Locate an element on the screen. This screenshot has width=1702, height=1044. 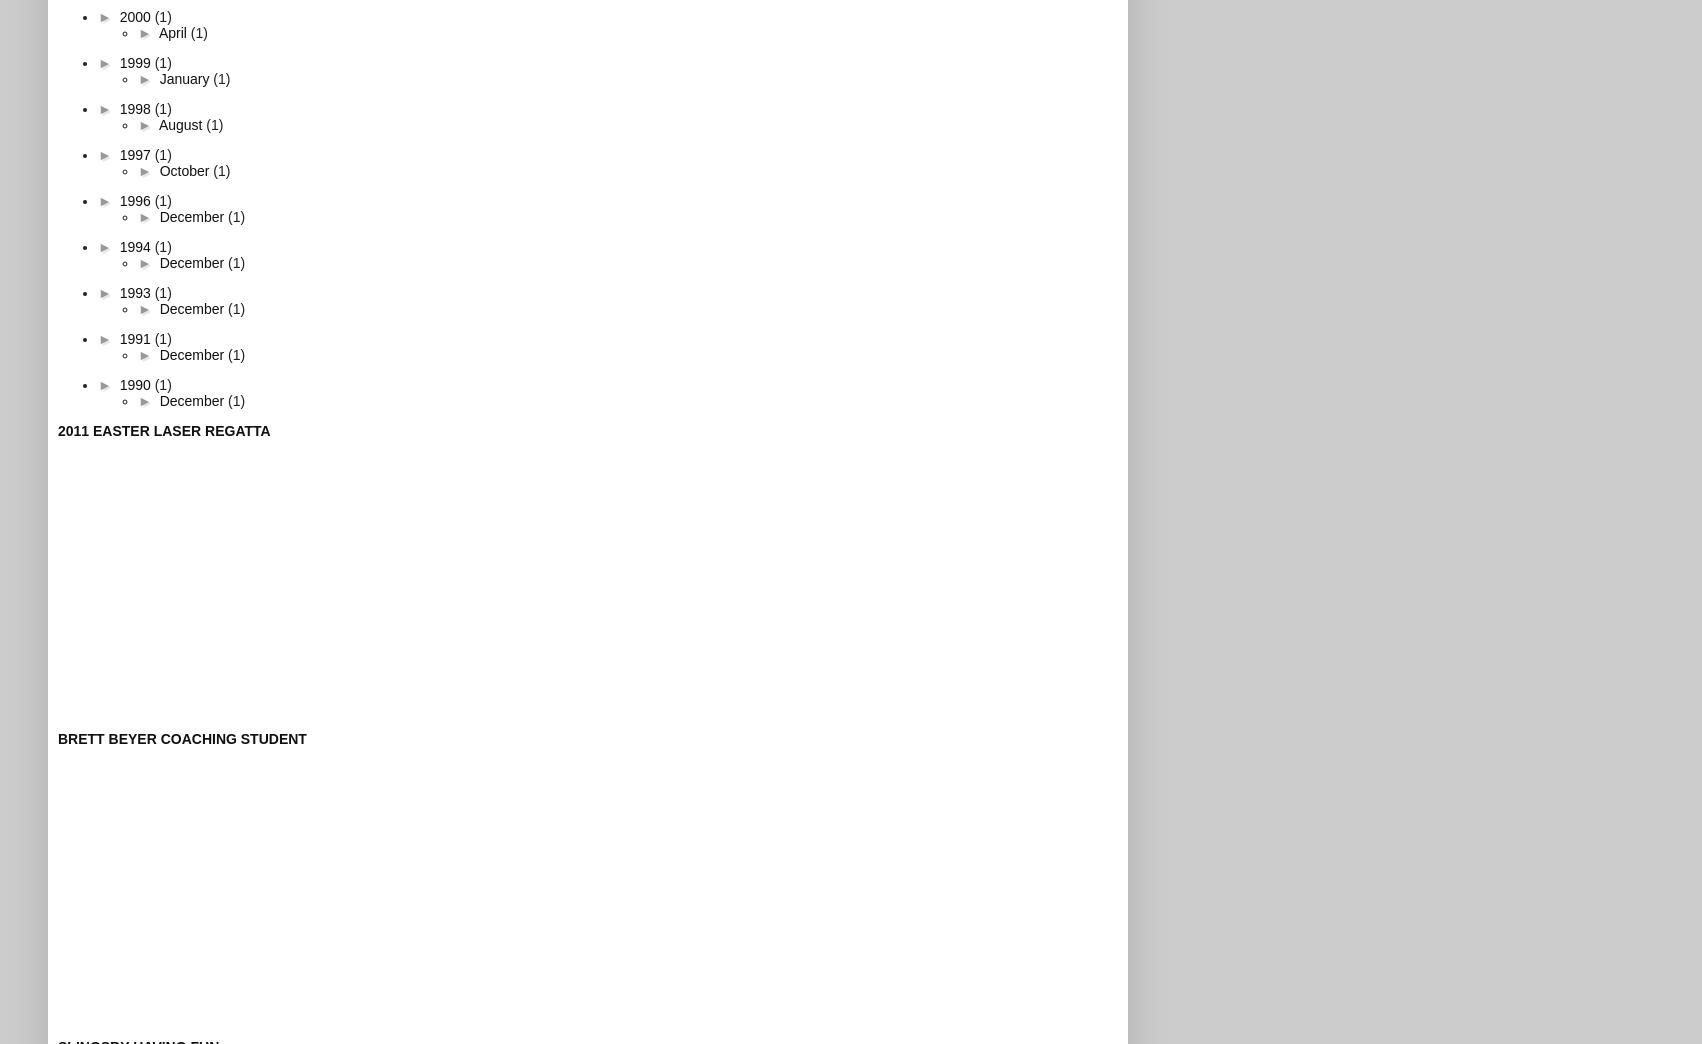
'October' is located at coordinates (185, 168).